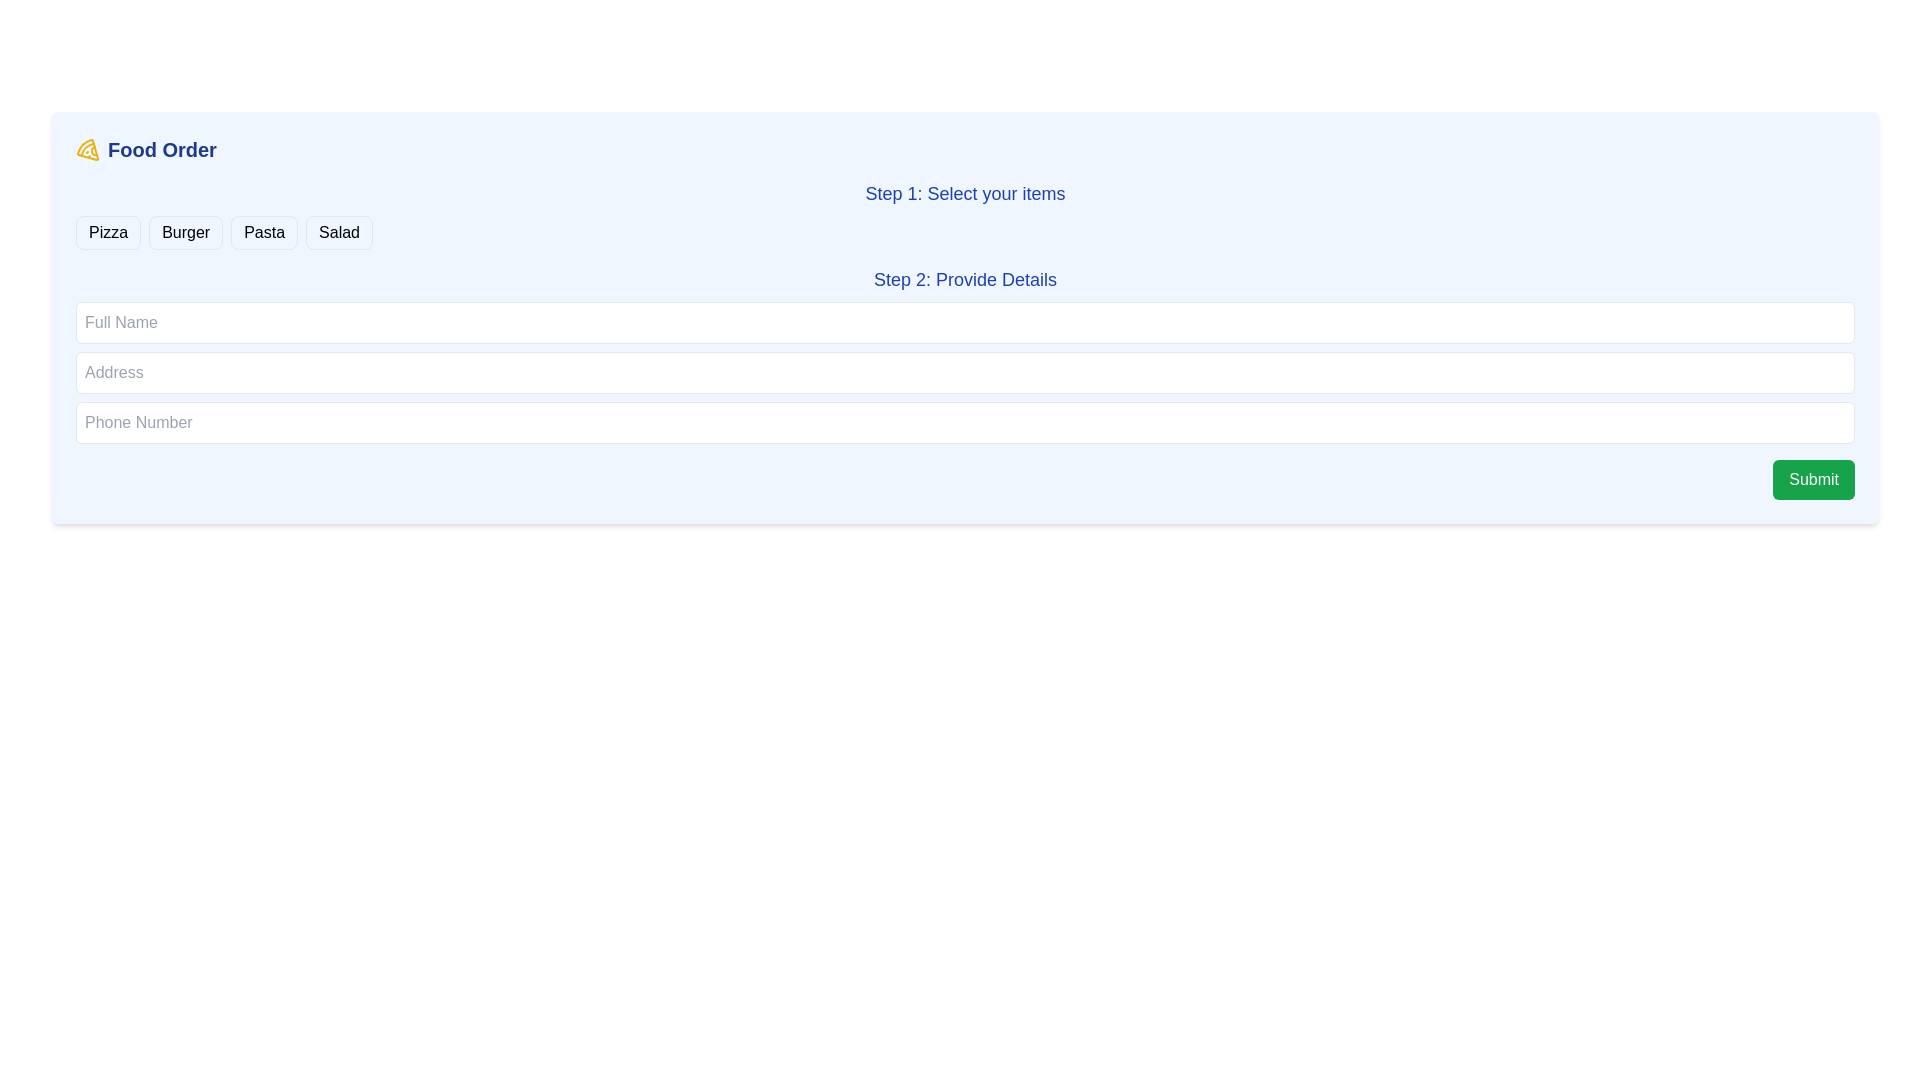 This screenshot has height=1080, width=1920. What do you see at coordinates (965, 193) in the screenshot?
I see `the header text 'Step 1: Select your items' which is styled in a large, blue, bold font and serves as the introductory header for item selection` at bounding box center [965, 193].